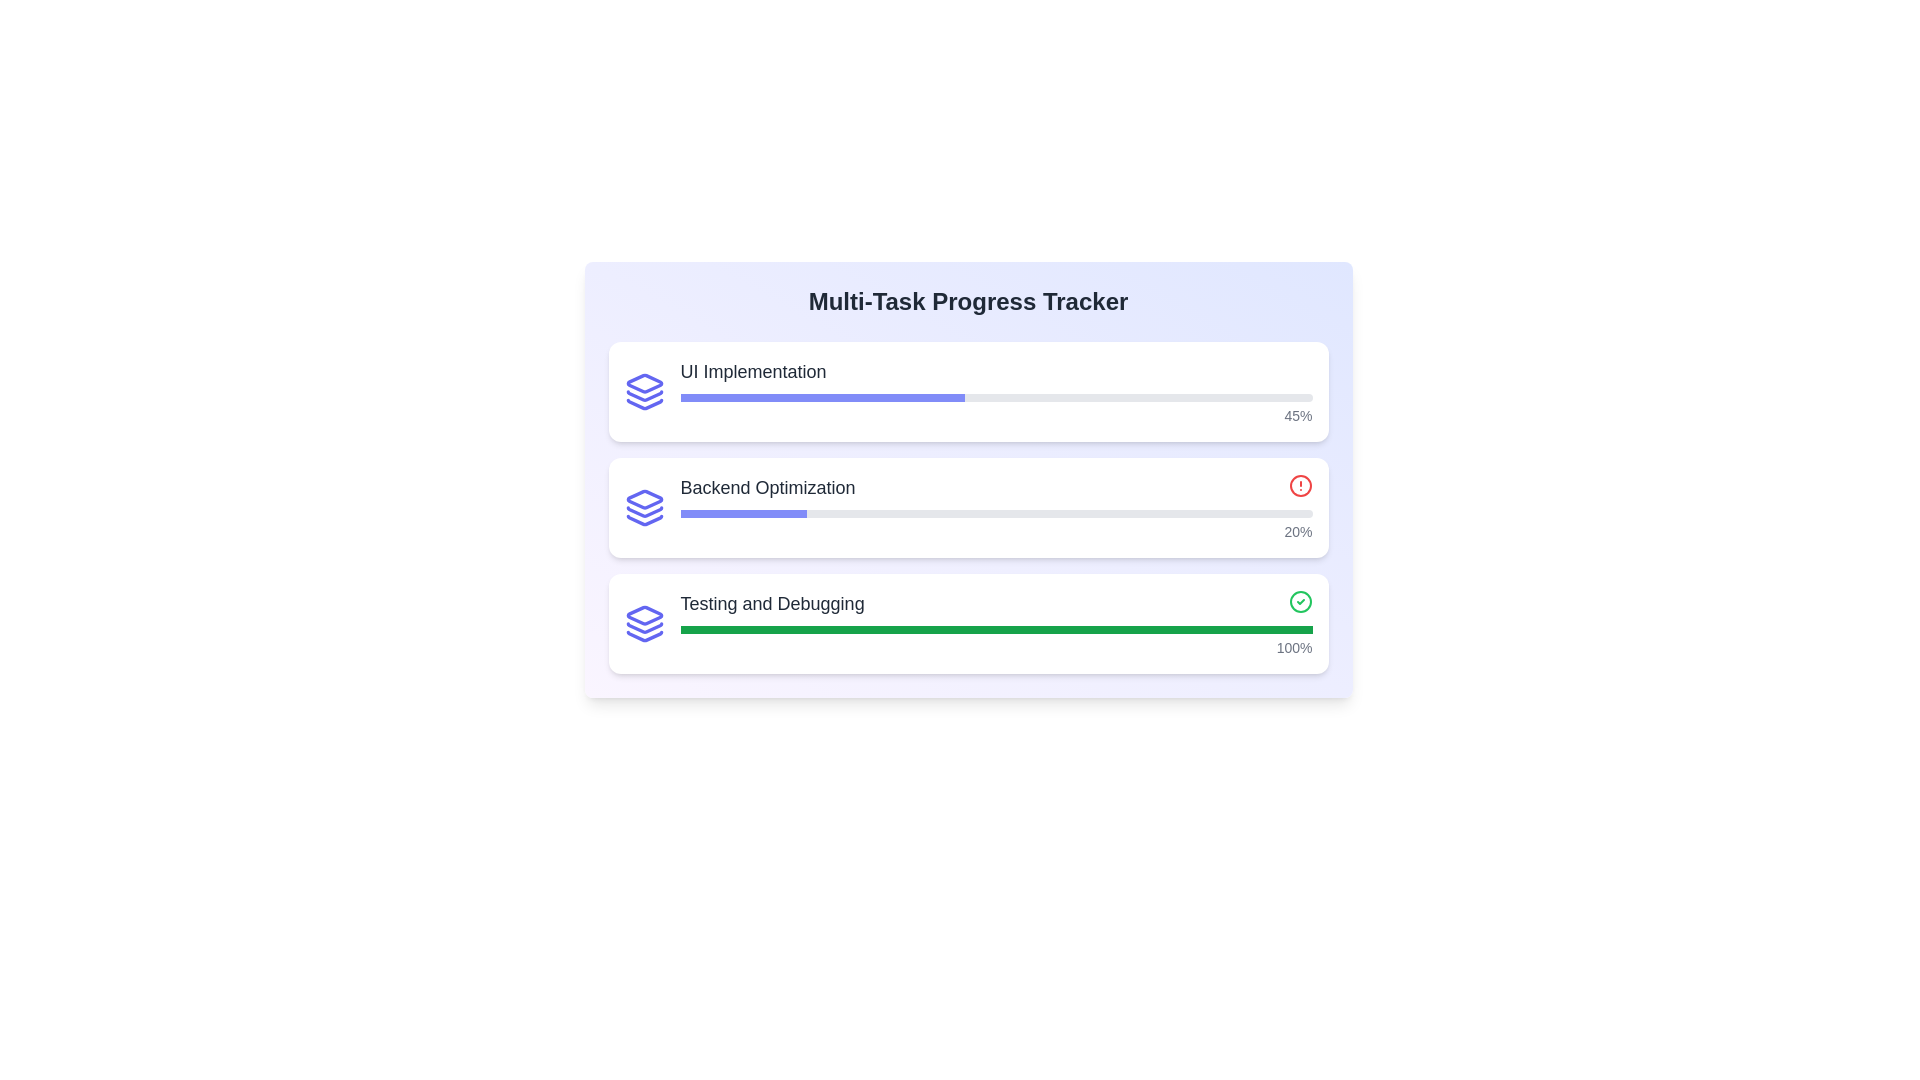 This screenshot has height=1080, width=1920. What do you see at coordinates (996, 641) in the screenshot?
I see `the enabled progress bar displaying '100%' under the 'Testing and Debugging' section to interact with it` at bounding box center [996, 641].